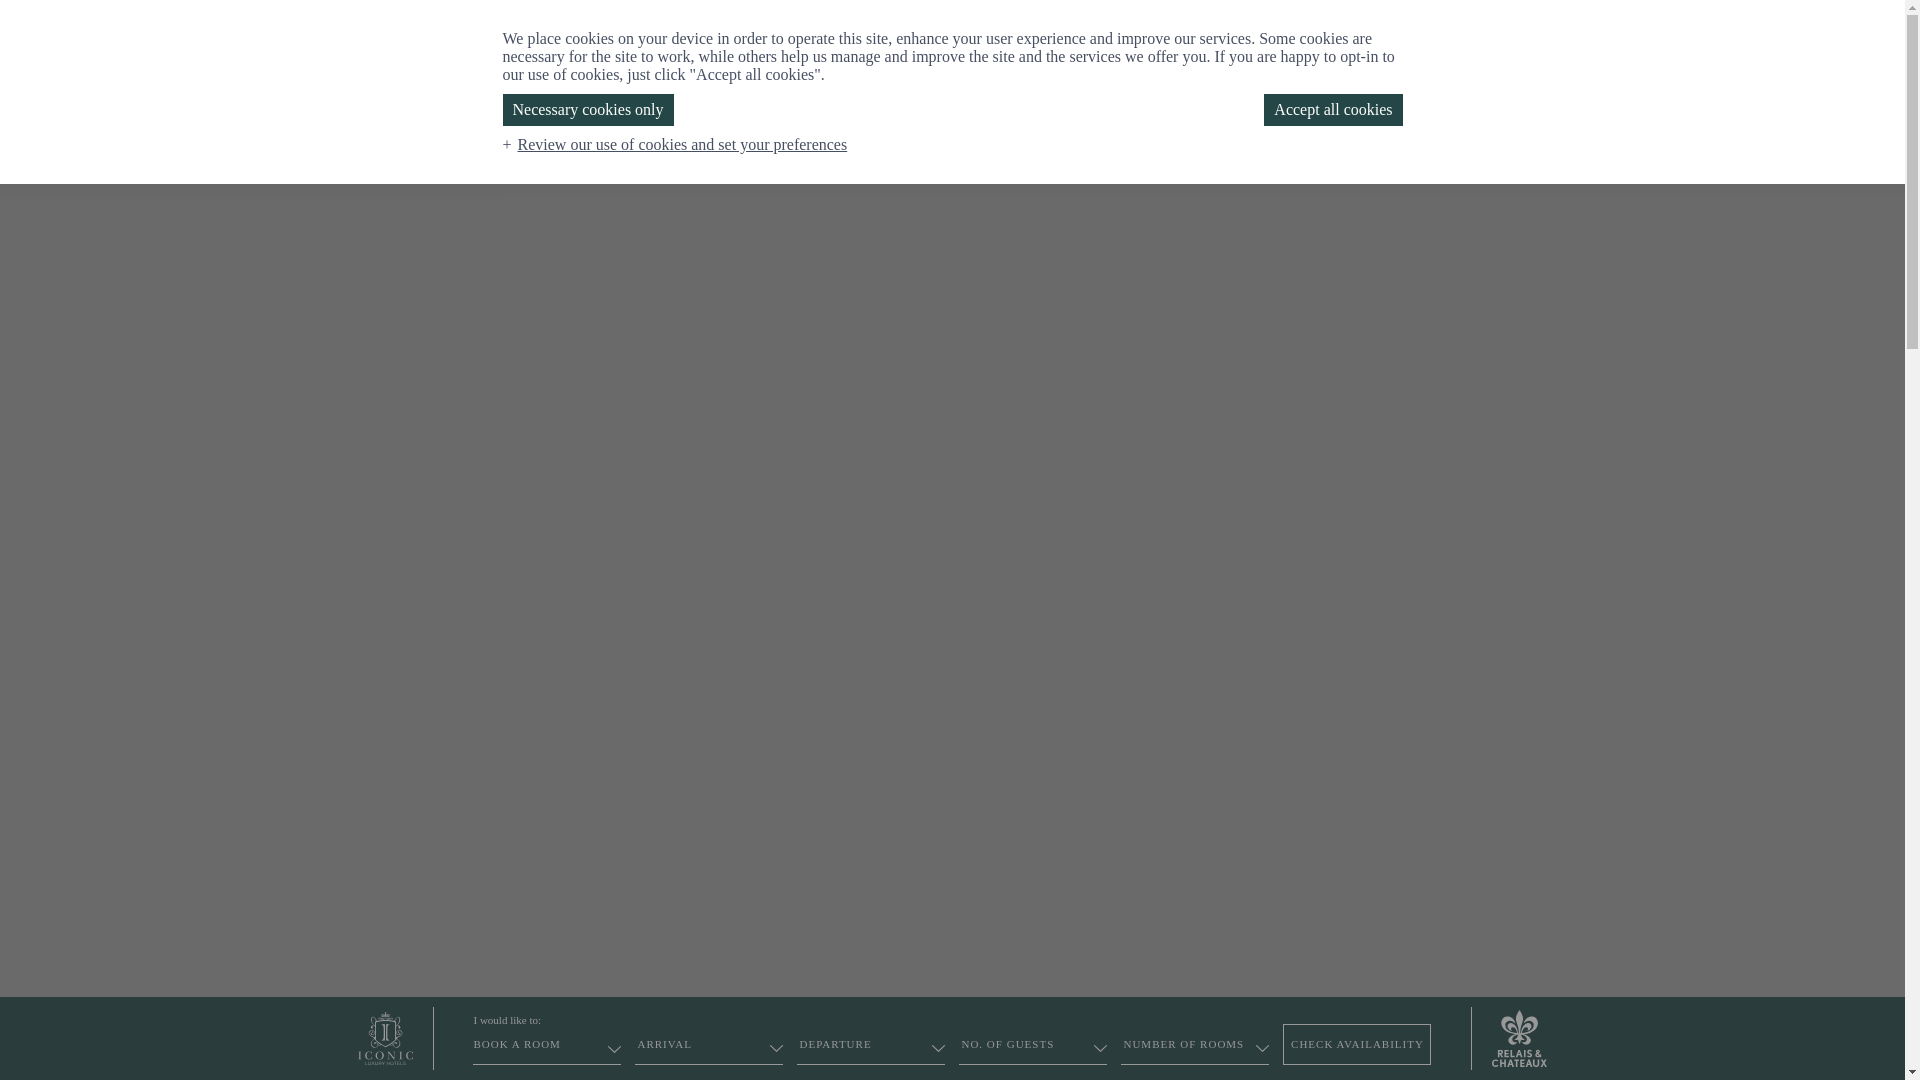  Describe the element at coordinates (547, 1048) in the screenshot. I see `'BOOK A ROOM'` at that location.